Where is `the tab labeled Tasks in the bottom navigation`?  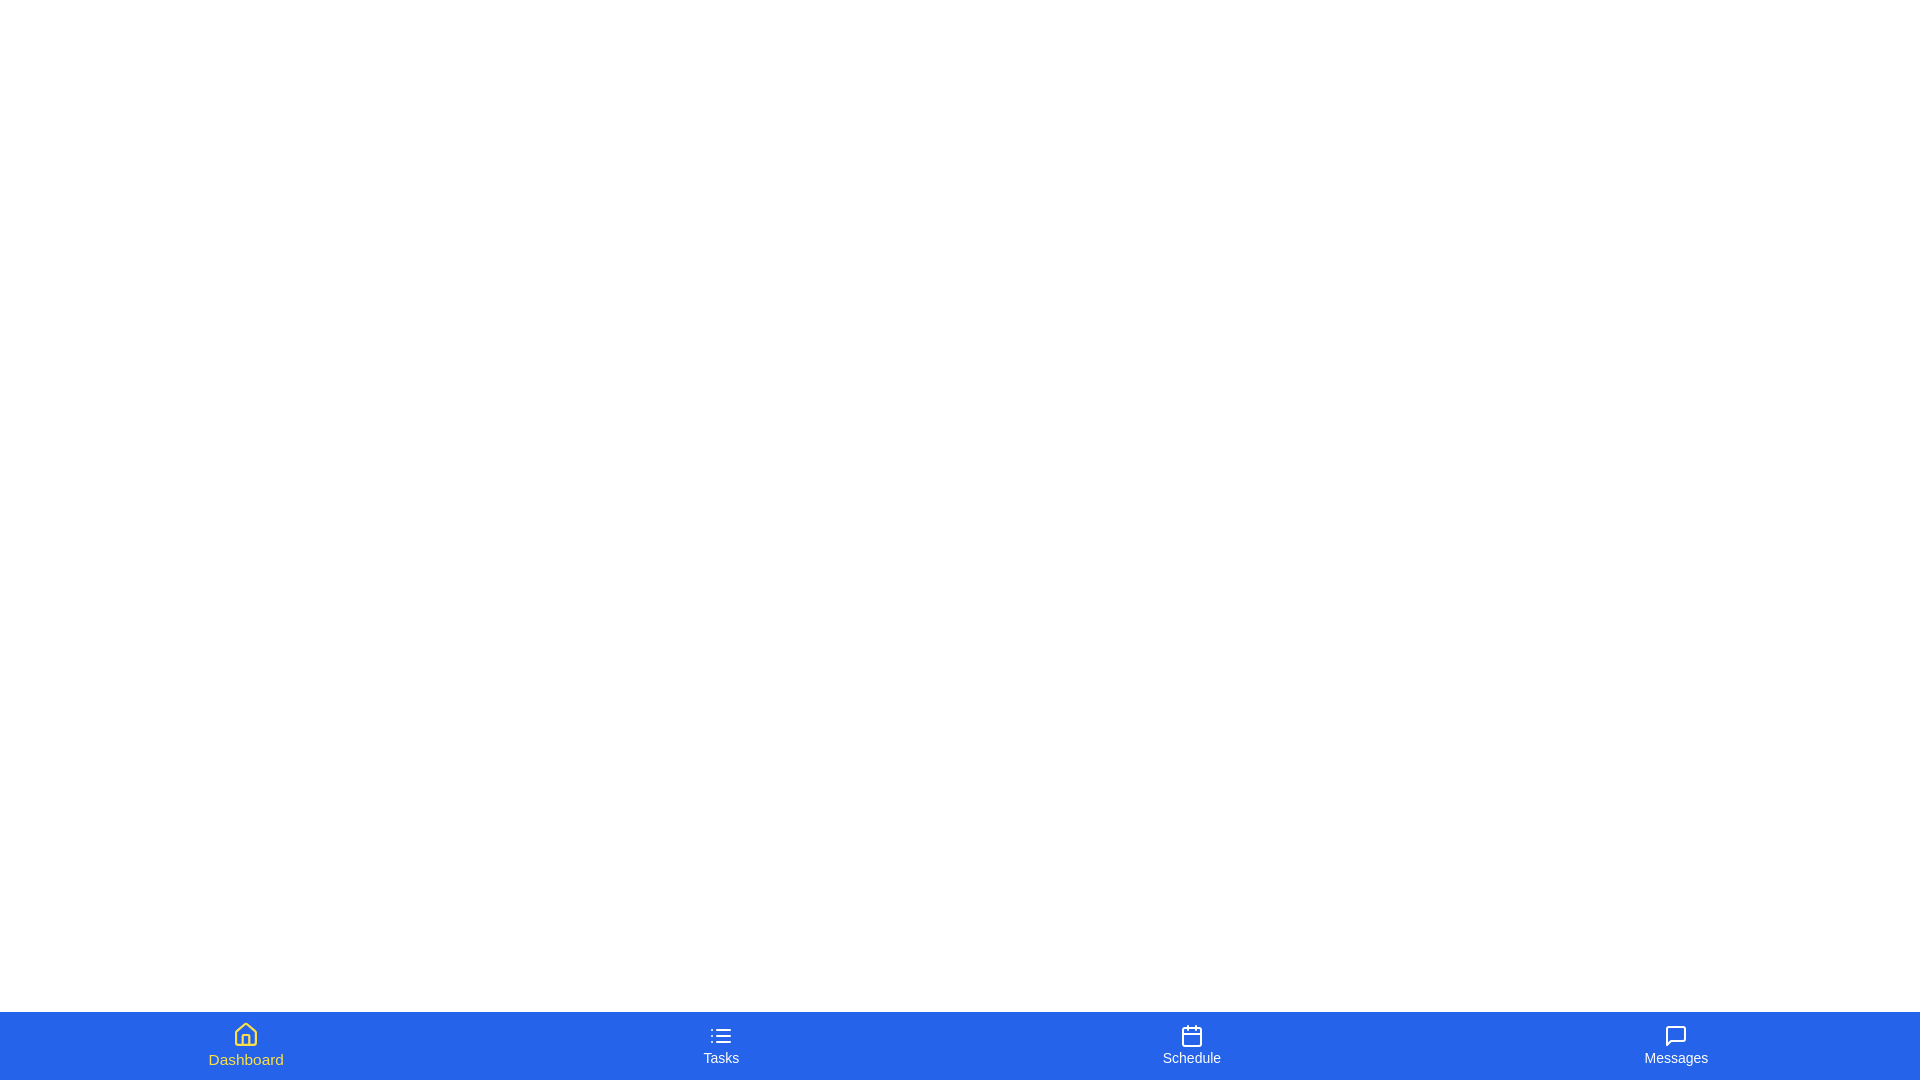 the tab labeled Tasks in the bottom navigation is located at coordinates (720, 1044).